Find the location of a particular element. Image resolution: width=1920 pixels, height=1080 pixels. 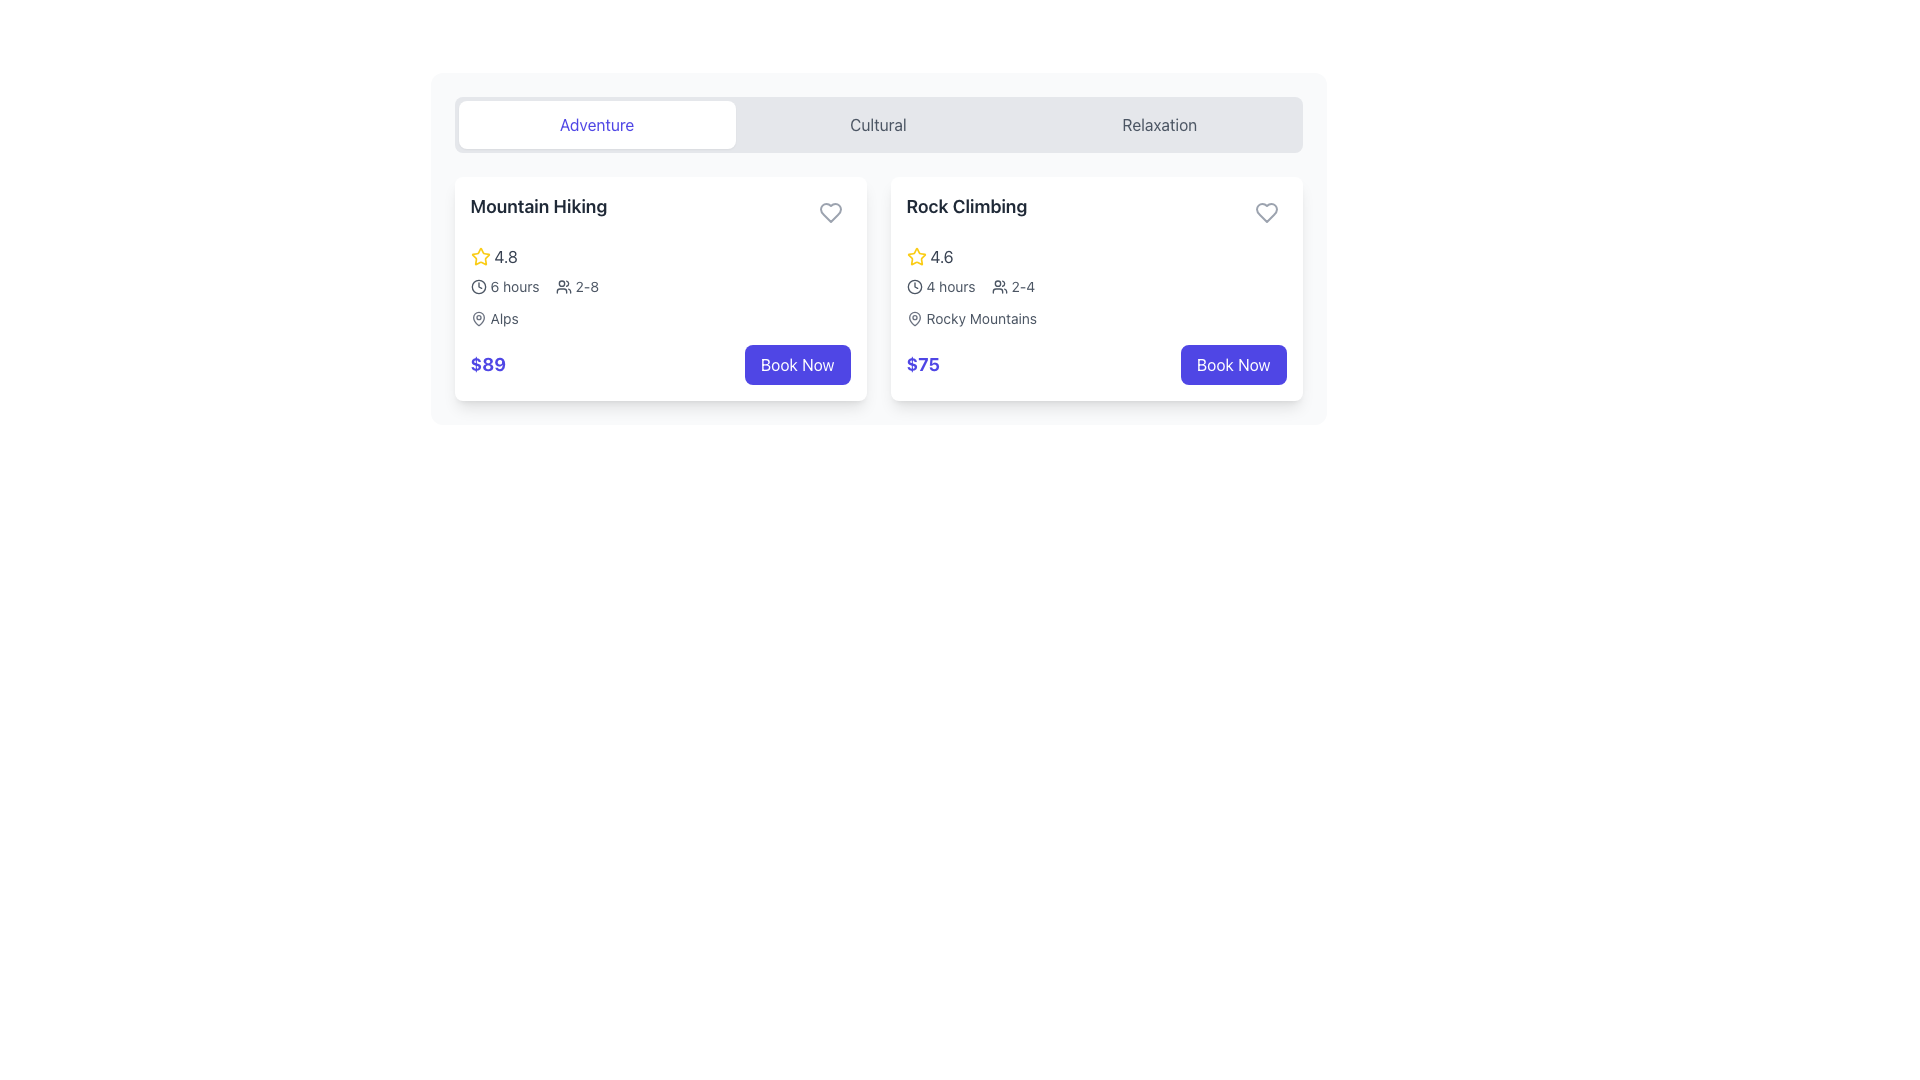

the icon representing the map location for 'Rocky Mountains' within the 'Rock Climbing' card in the 'Adventure' section is located at coordinates (913, 318).